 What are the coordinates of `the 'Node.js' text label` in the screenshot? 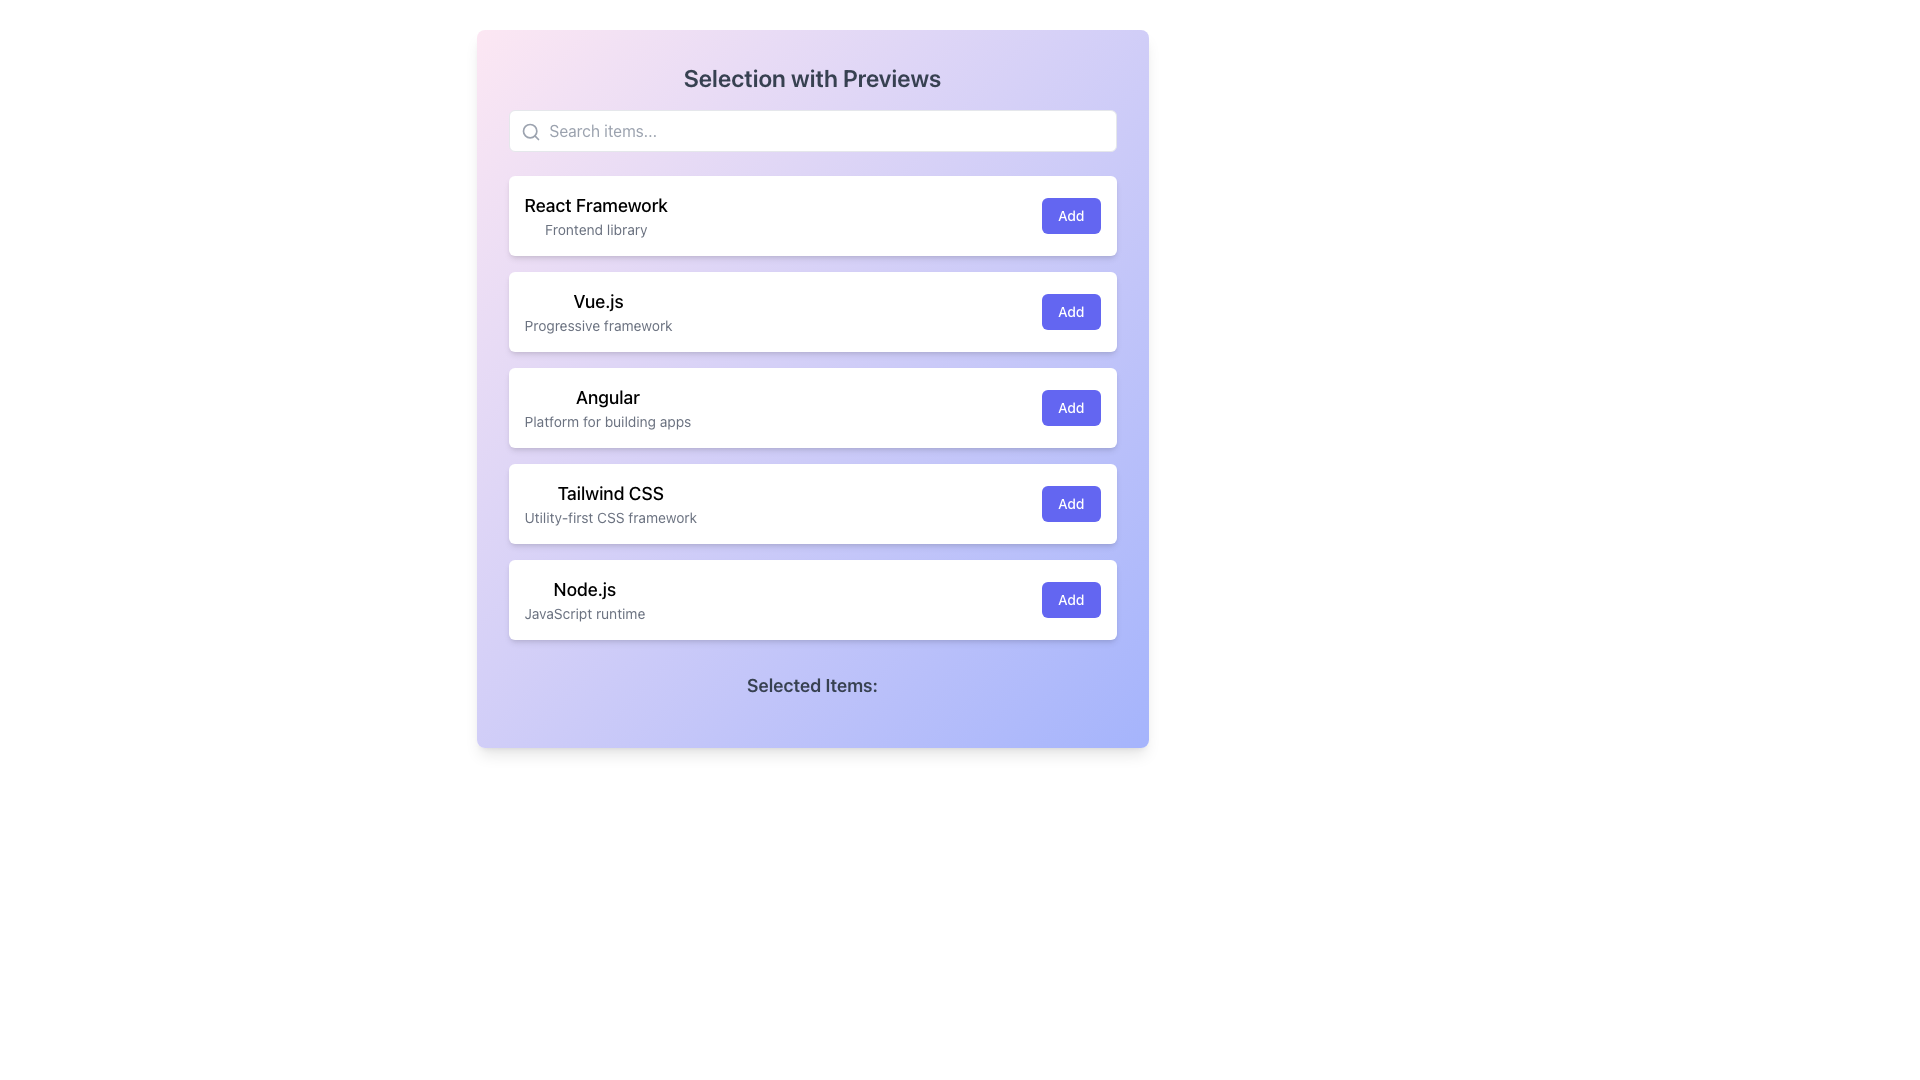 It's located at (583, 589).